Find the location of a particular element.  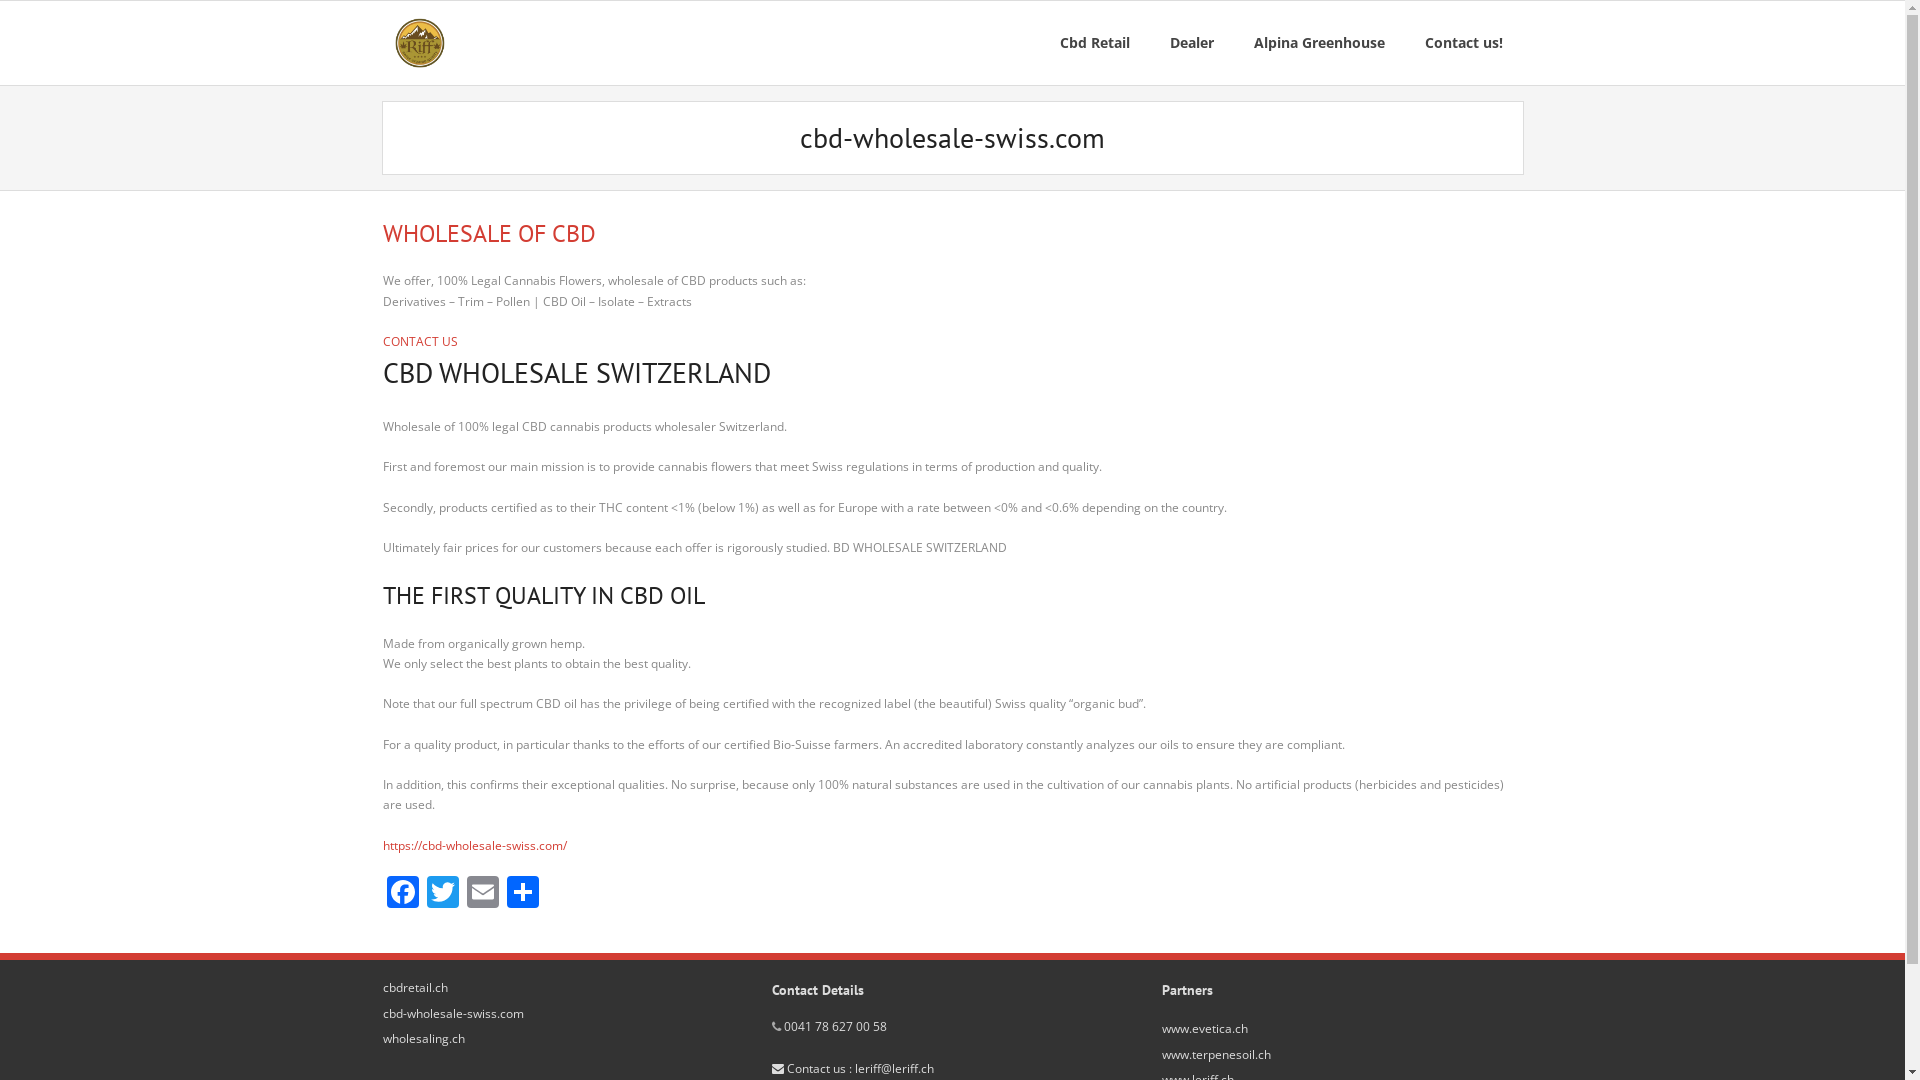

'www.terpenesoil.ch' is located at coordinates (1161, 1054).